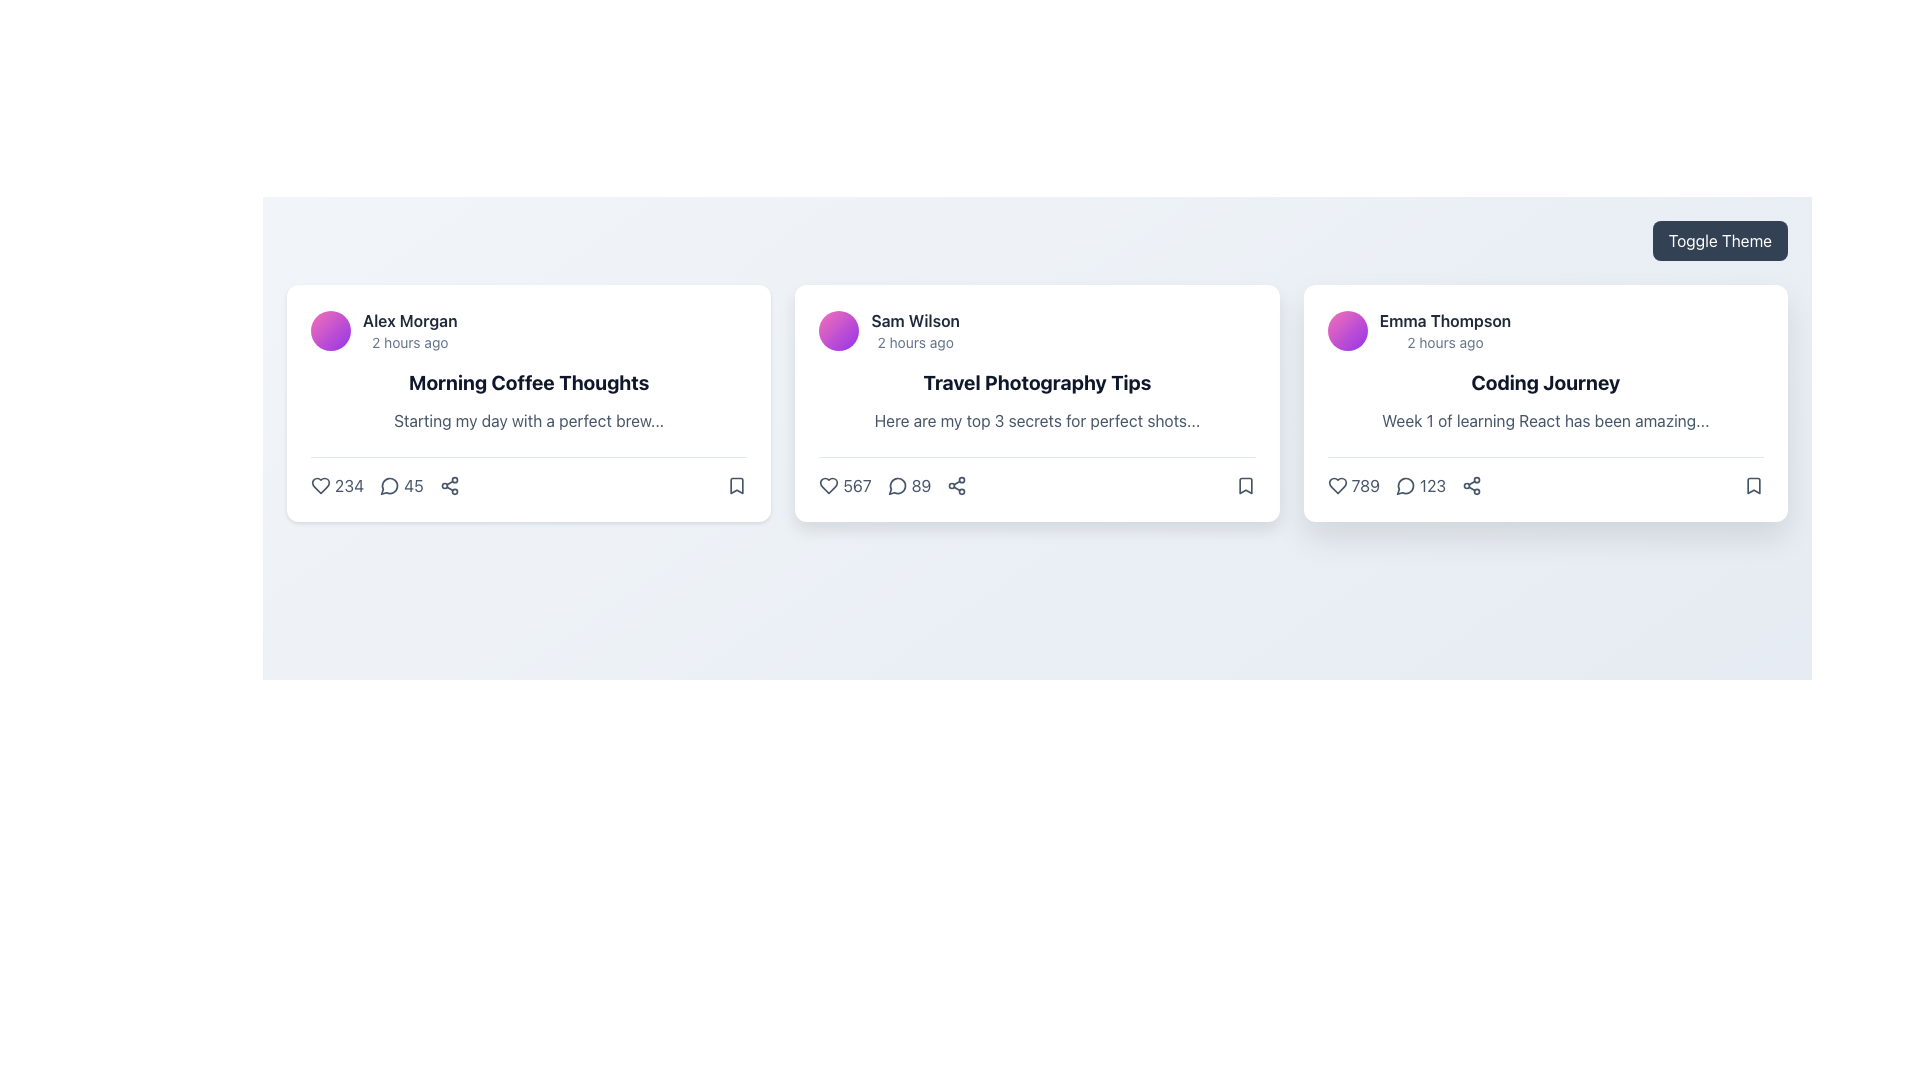  Describe the element at coordinates (1037, 330) in the screenshot. I see `the author and time display element ('Sam Wilson' and '2 hours ago') located in the upper part of the second card within a row of three cards, just above the title 'Travel Photography Tips'` at that location.